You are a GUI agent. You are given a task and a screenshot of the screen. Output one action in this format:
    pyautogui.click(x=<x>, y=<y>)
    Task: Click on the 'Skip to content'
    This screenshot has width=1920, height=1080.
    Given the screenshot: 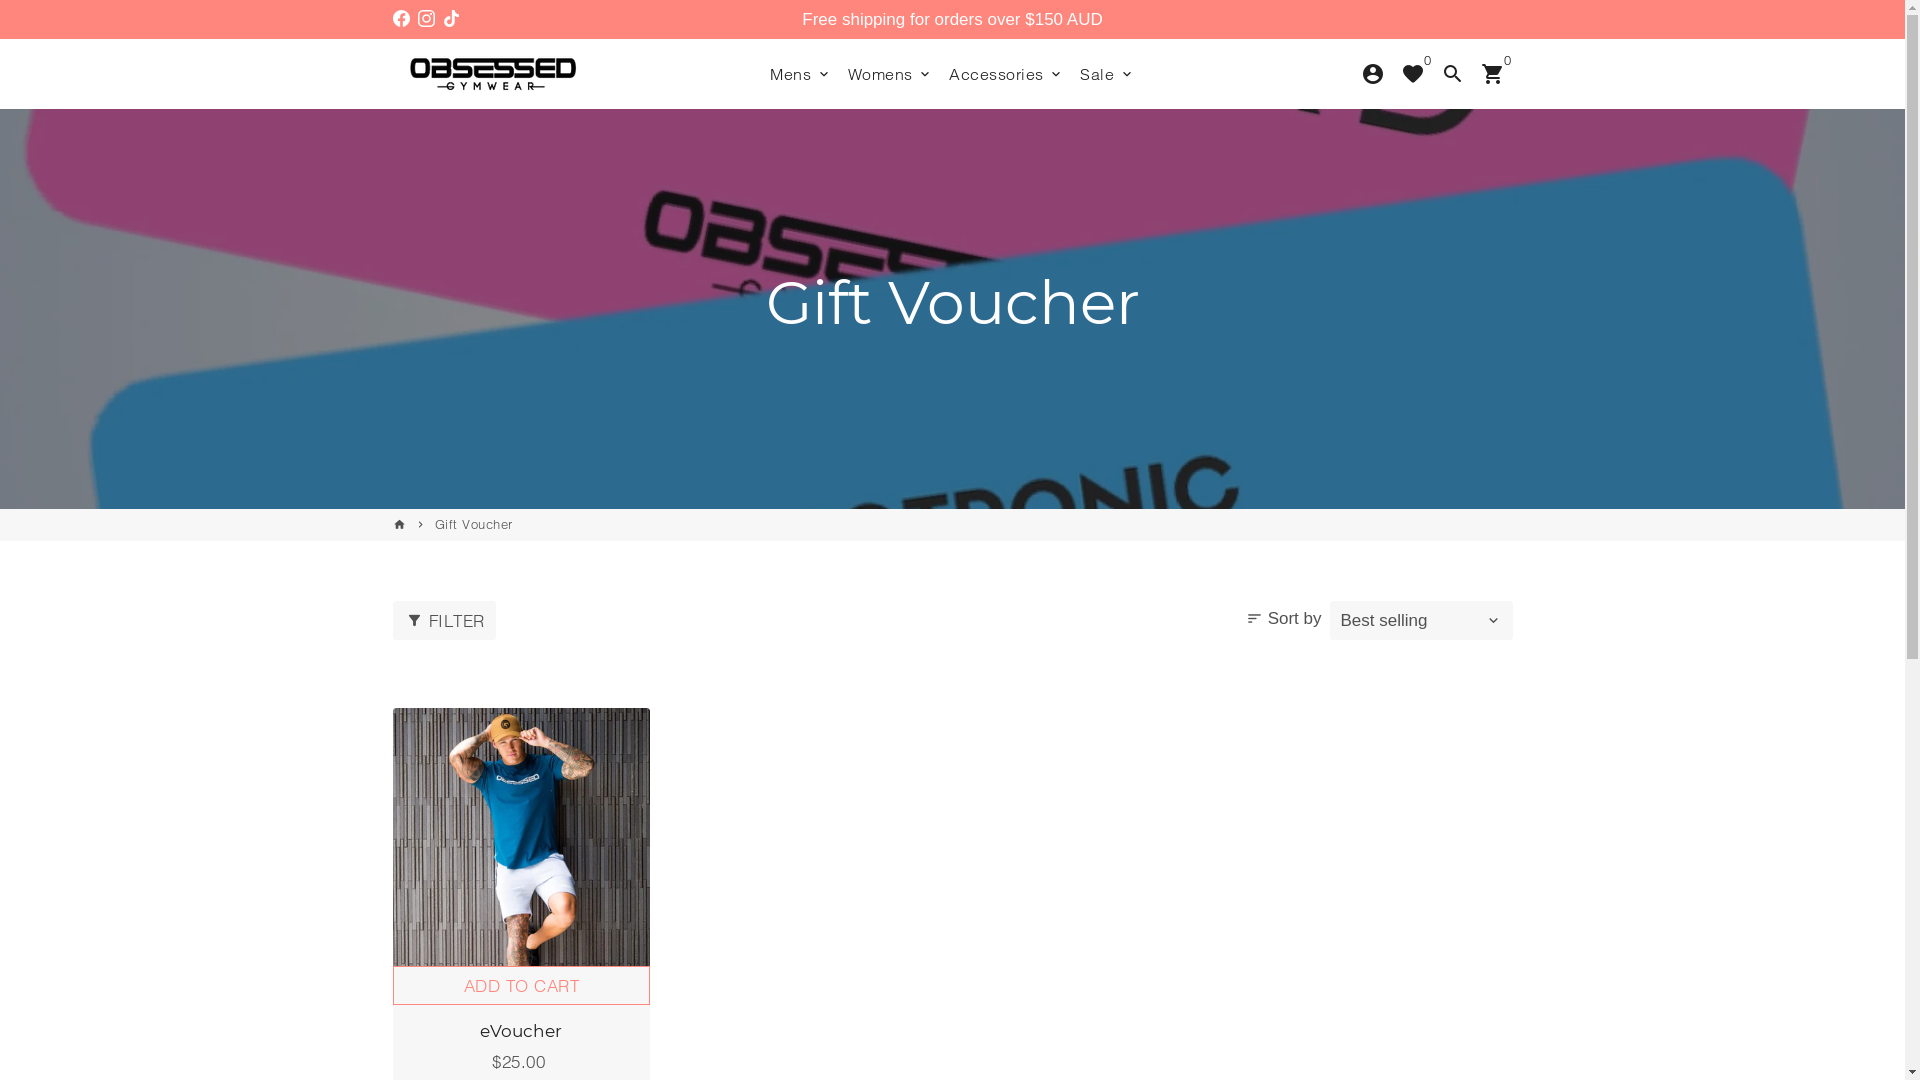 What is the action you would take?
    pyautogui.click(x=0, y=0)
    